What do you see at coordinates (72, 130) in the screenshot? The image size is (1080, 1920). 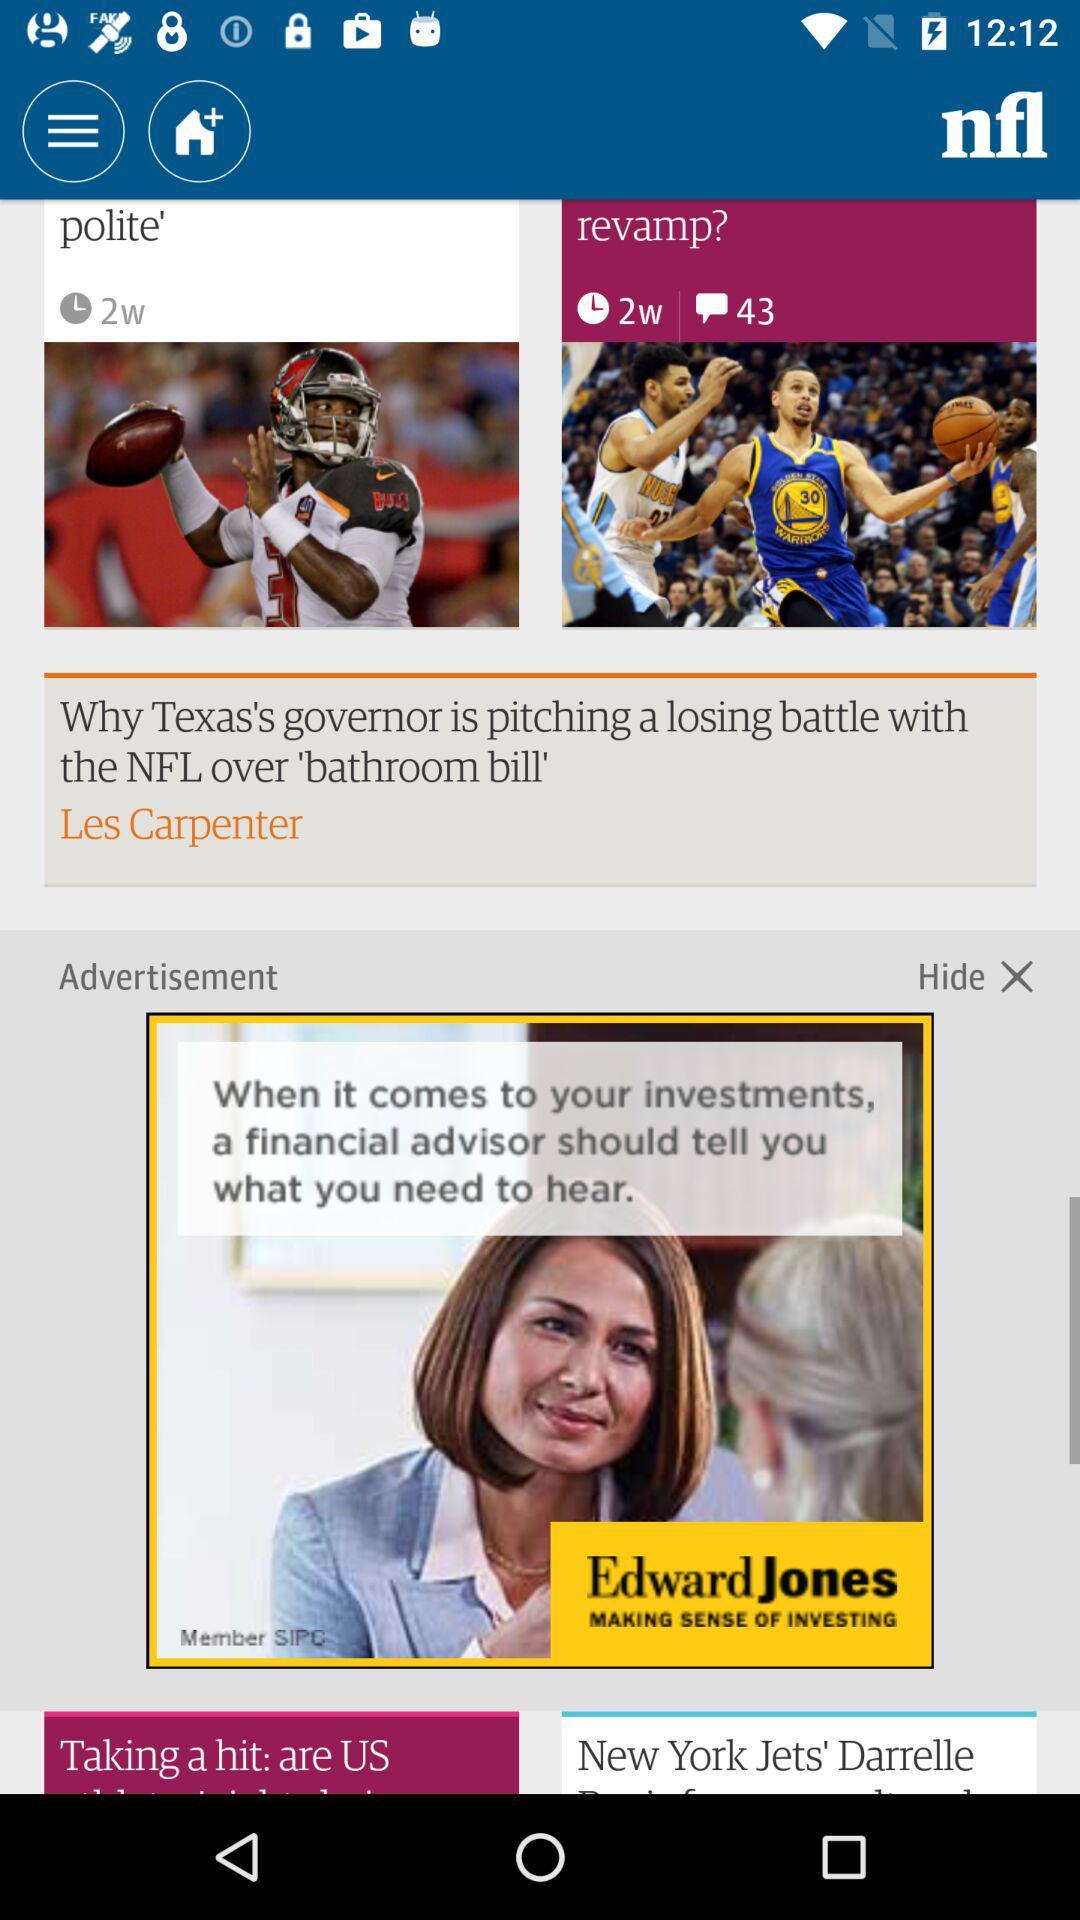 I see `the three horizontal line icon` at bounding box center [72, 130].